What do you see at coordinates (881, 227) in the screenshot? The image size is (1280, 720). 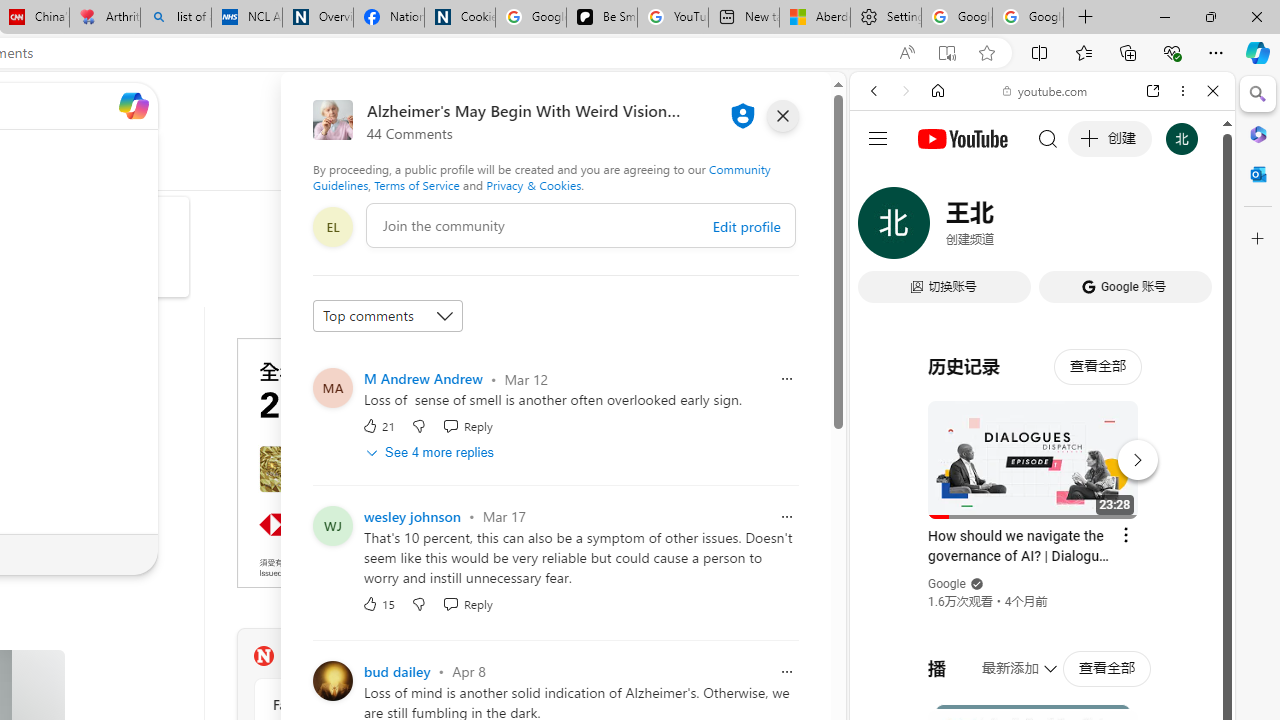 I see `'Search Filter, WEB'` at bounding box center [881, 227].